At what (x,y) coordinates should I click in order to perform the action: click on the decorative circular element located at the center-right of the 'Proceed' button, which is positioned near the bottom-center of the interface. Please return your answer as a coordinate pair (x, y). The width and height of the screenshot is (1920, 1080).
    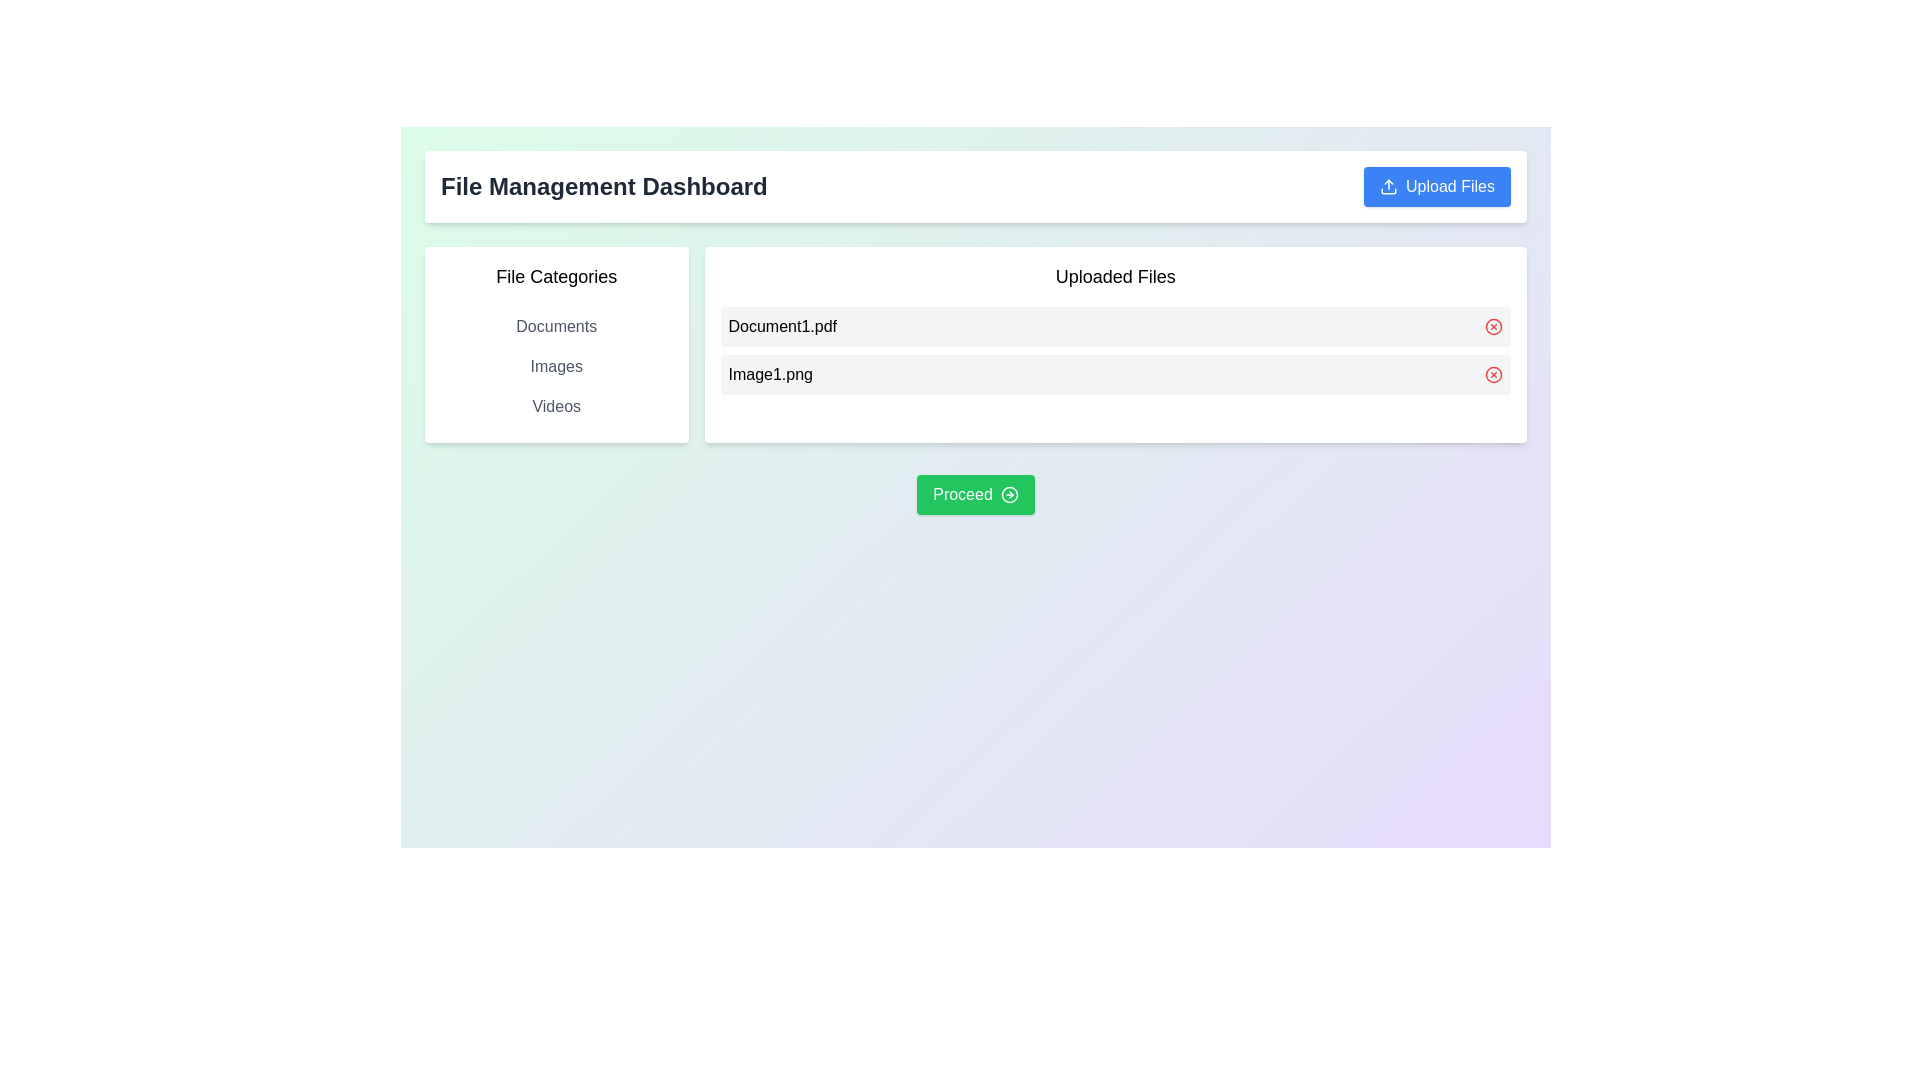
    Looking at the image, I should click on (1009, 494).